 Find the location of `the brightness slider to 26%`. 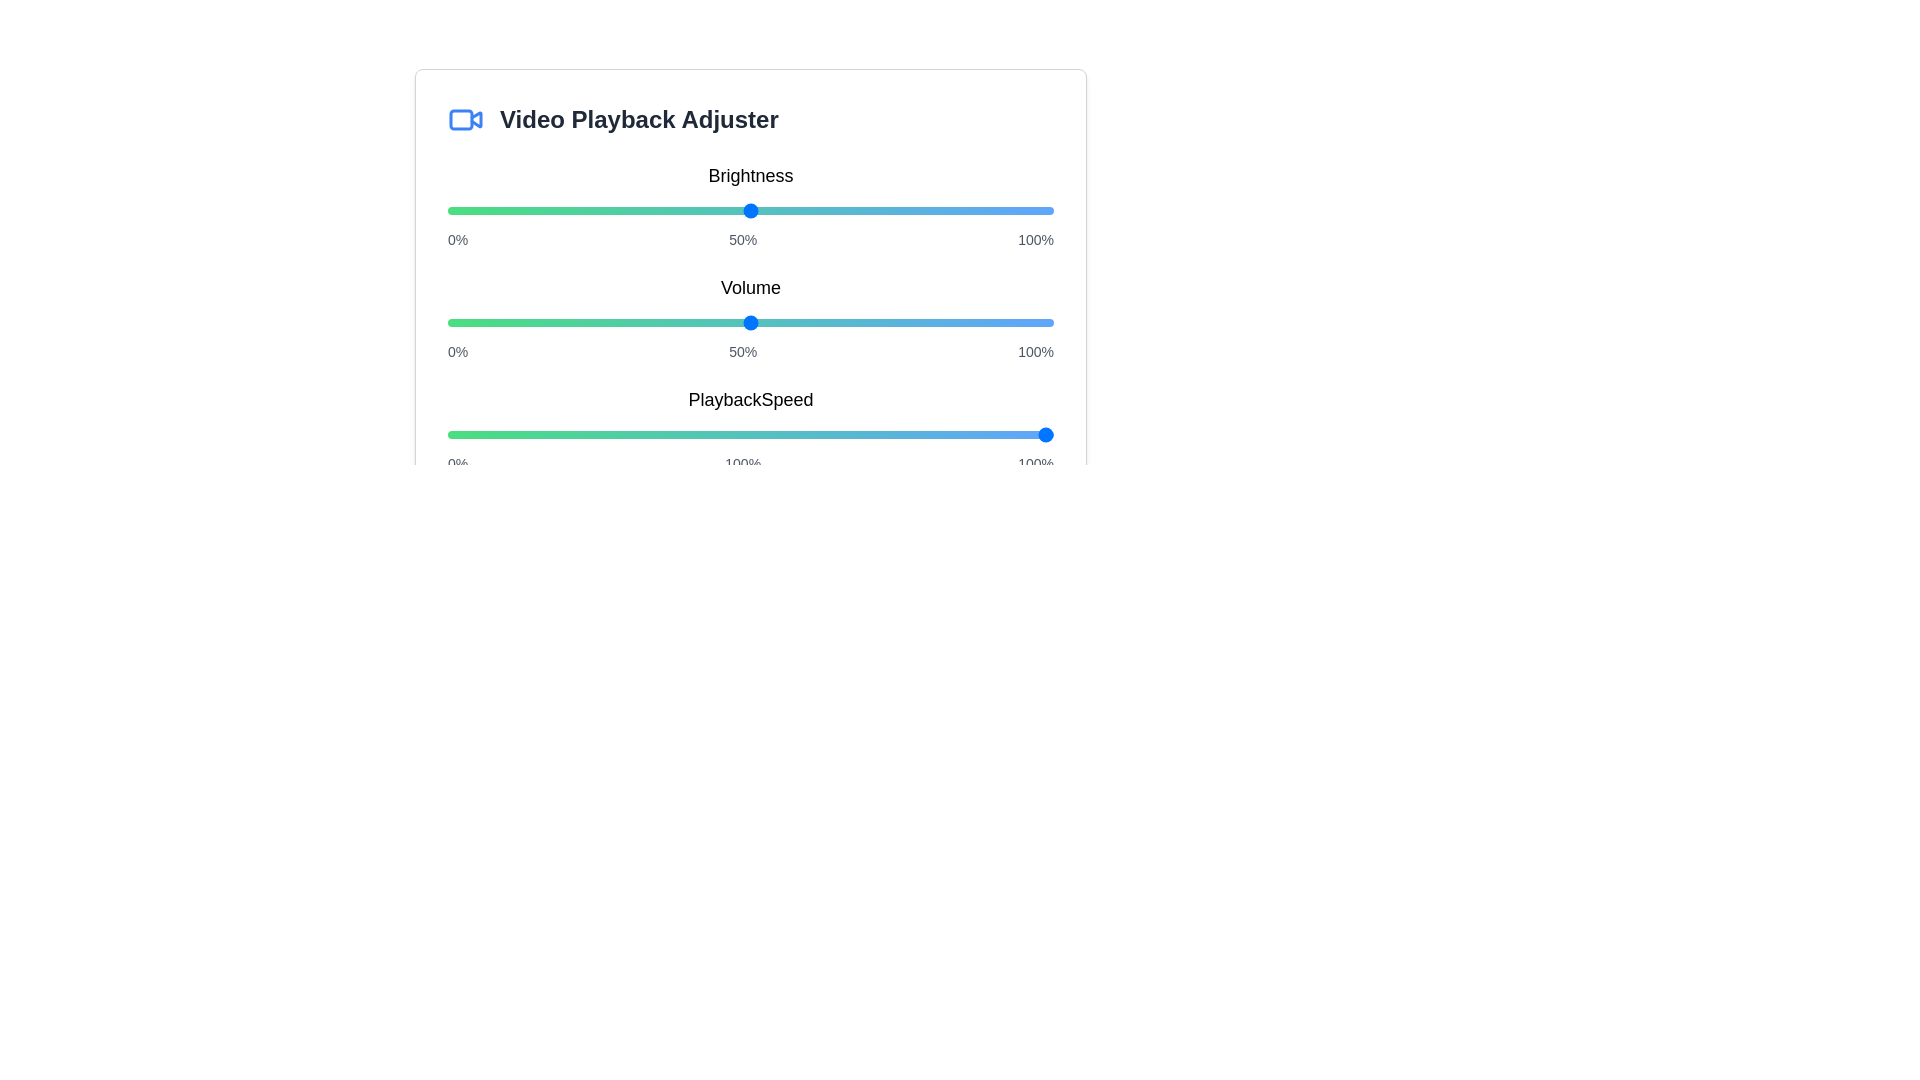

the brightness slider to 26% is located at coordinates (604, 211).